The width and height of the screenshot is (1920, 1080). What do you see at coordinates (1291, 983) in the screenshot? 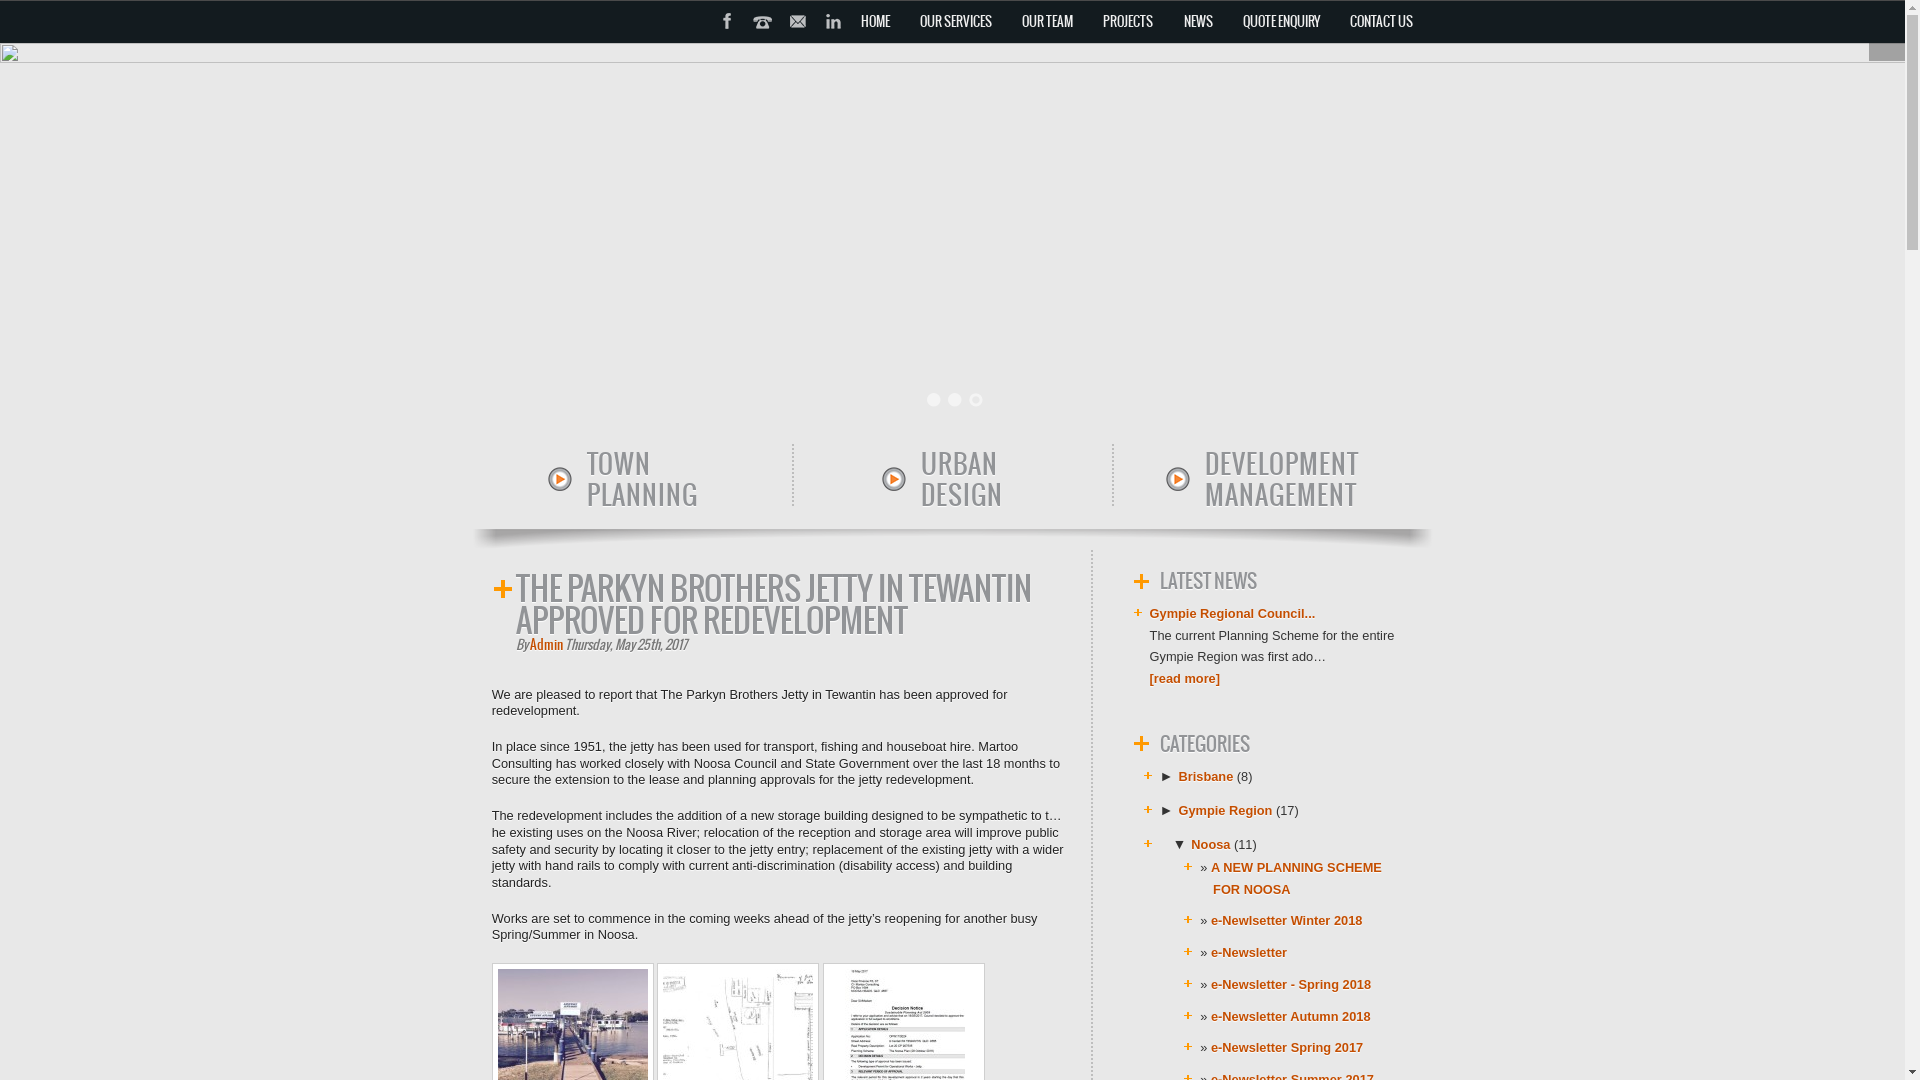
I see `'e-Newsletter - Spring 2018'` at bounding box center [1291, 983].